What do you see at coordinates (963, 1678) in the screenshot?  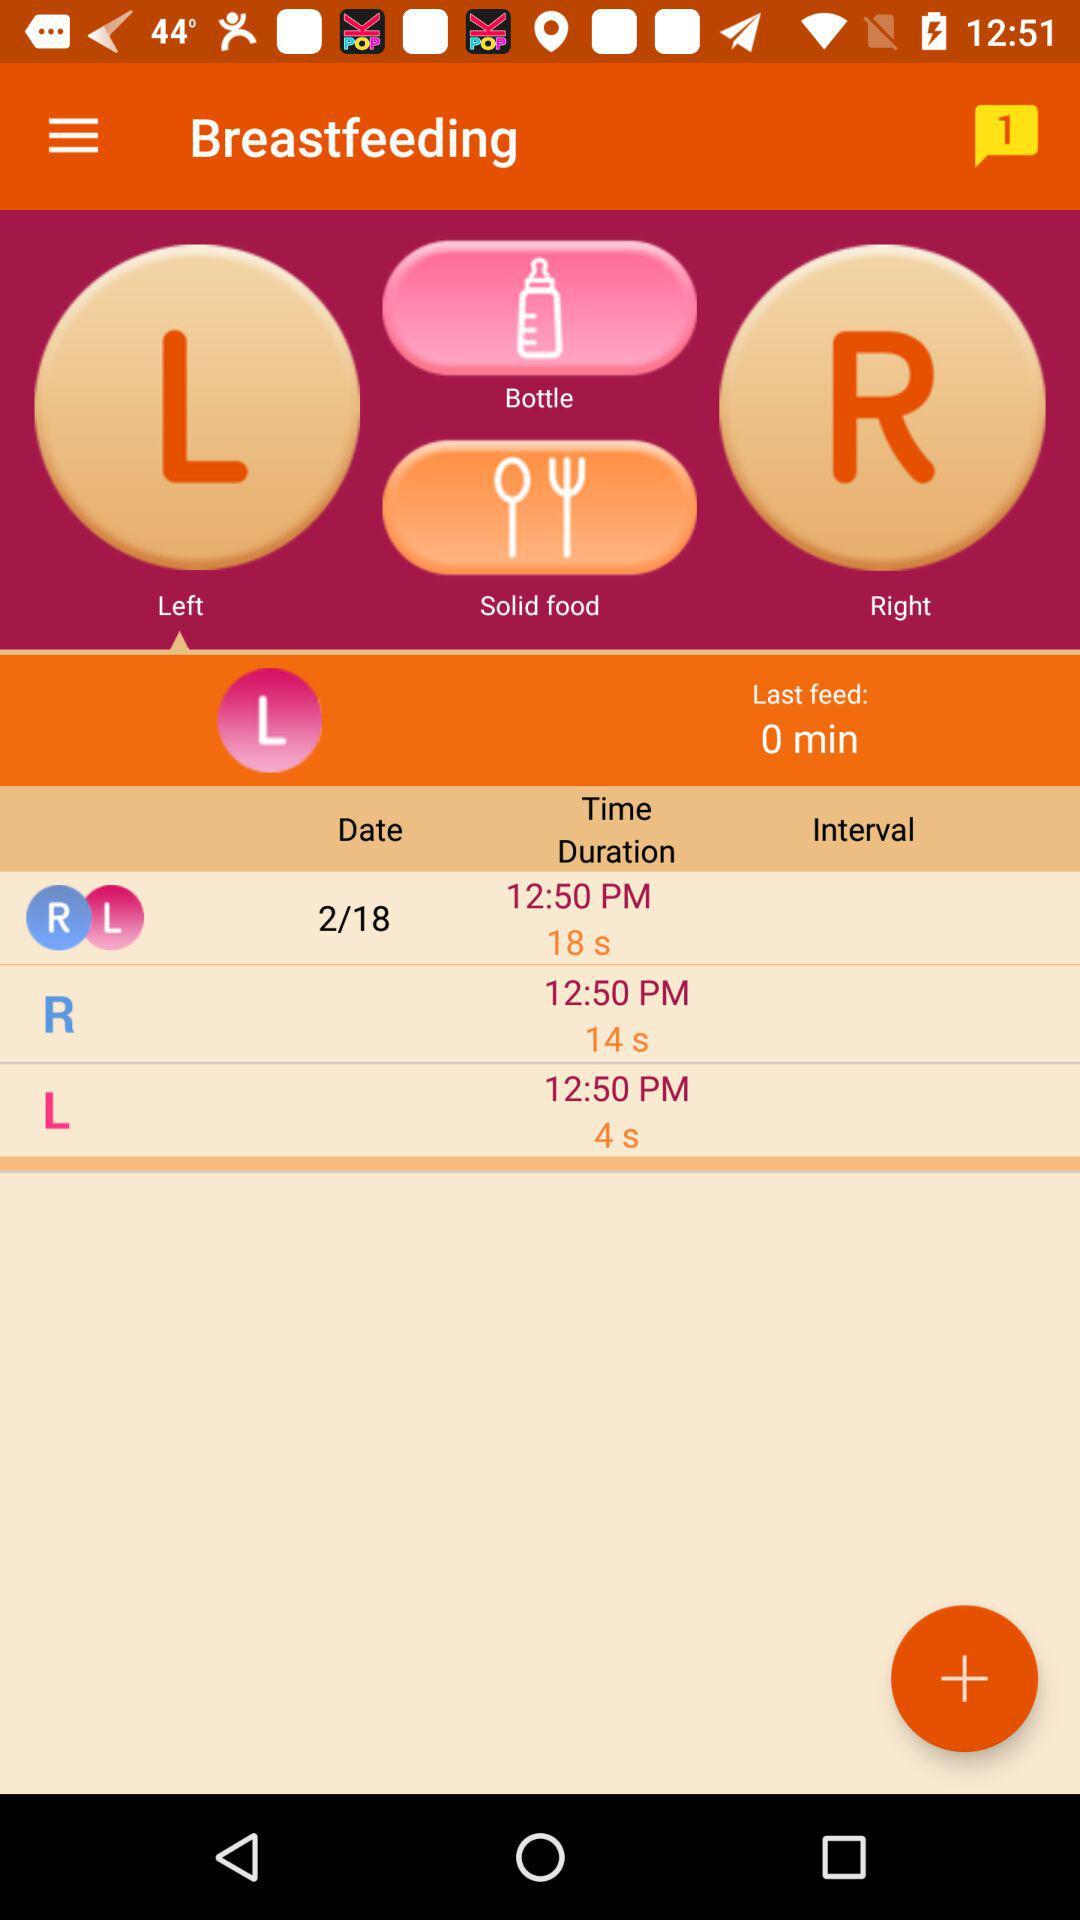 I see `the add icon` at bounding box center [963, 1678].